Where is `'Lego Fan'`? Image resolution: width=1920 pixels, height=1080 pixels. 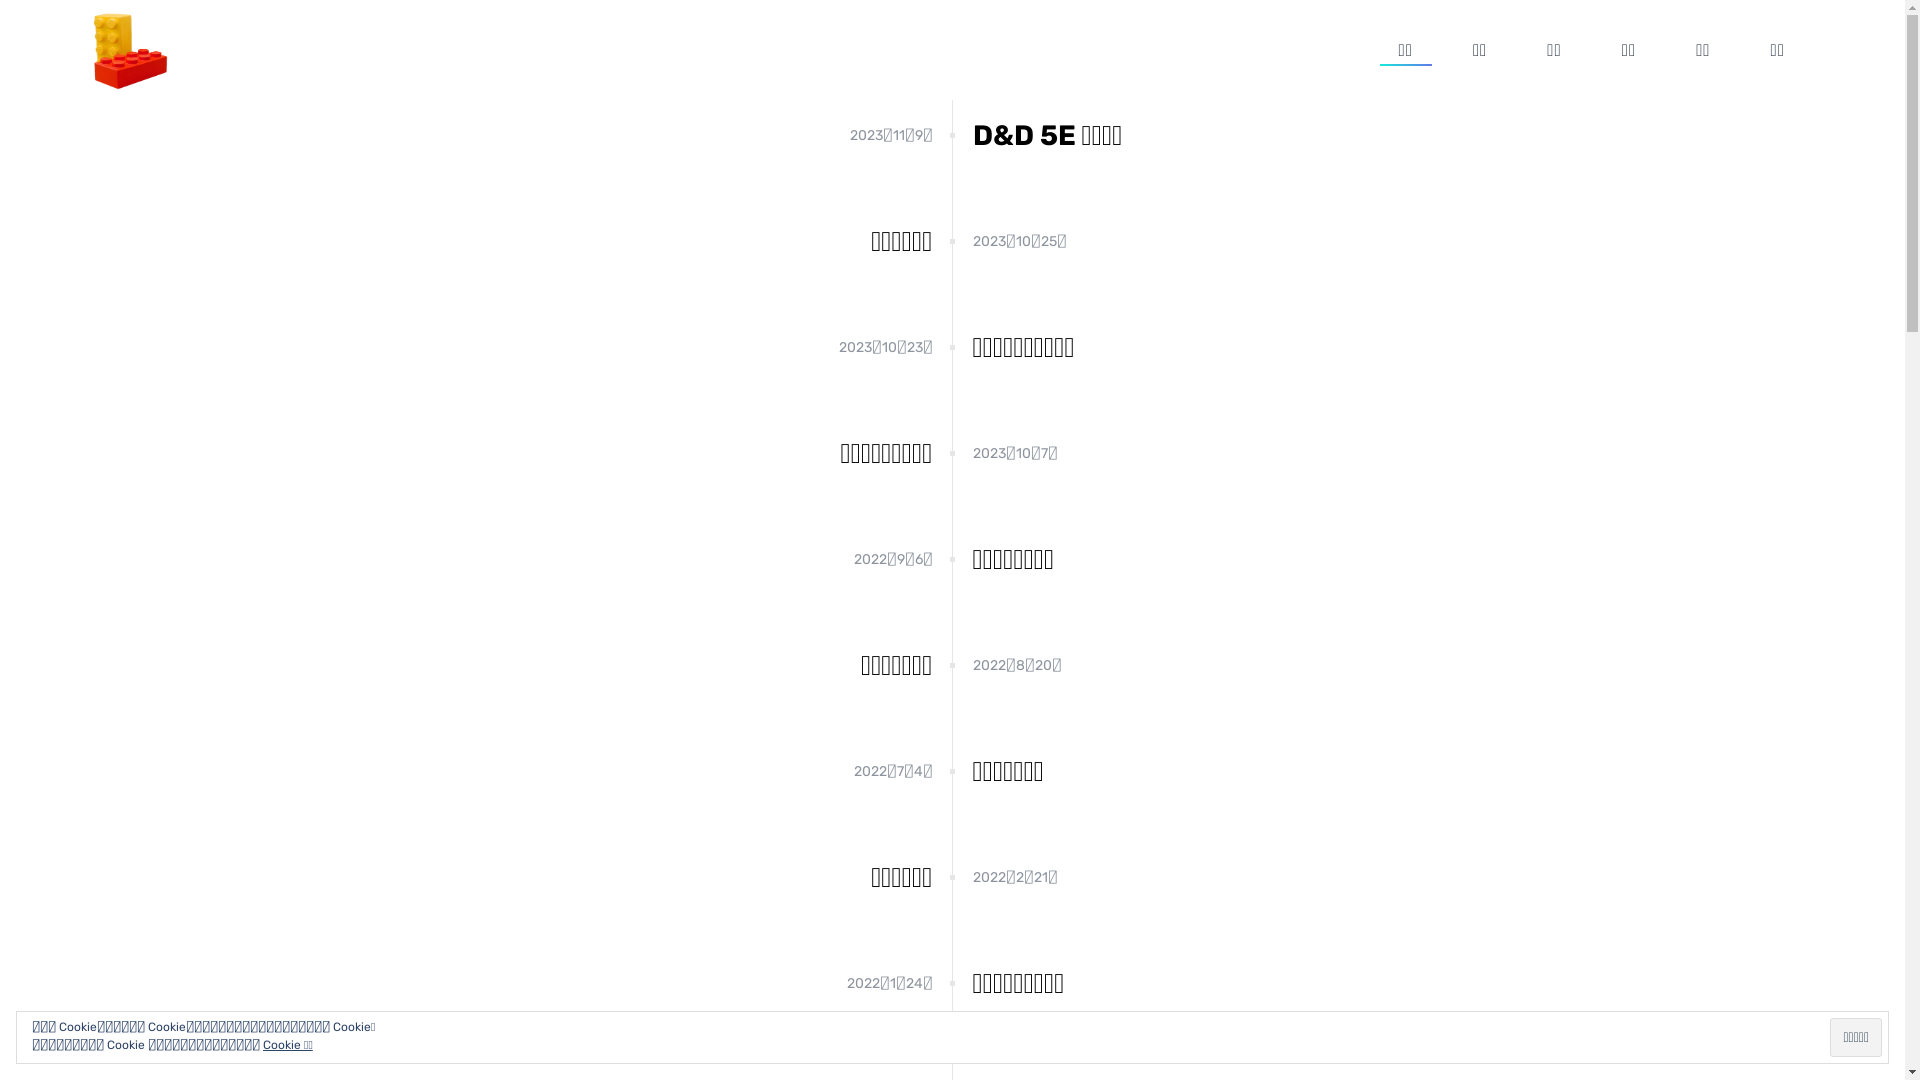
'Lego Fan' is located at coordinates (128, 49).